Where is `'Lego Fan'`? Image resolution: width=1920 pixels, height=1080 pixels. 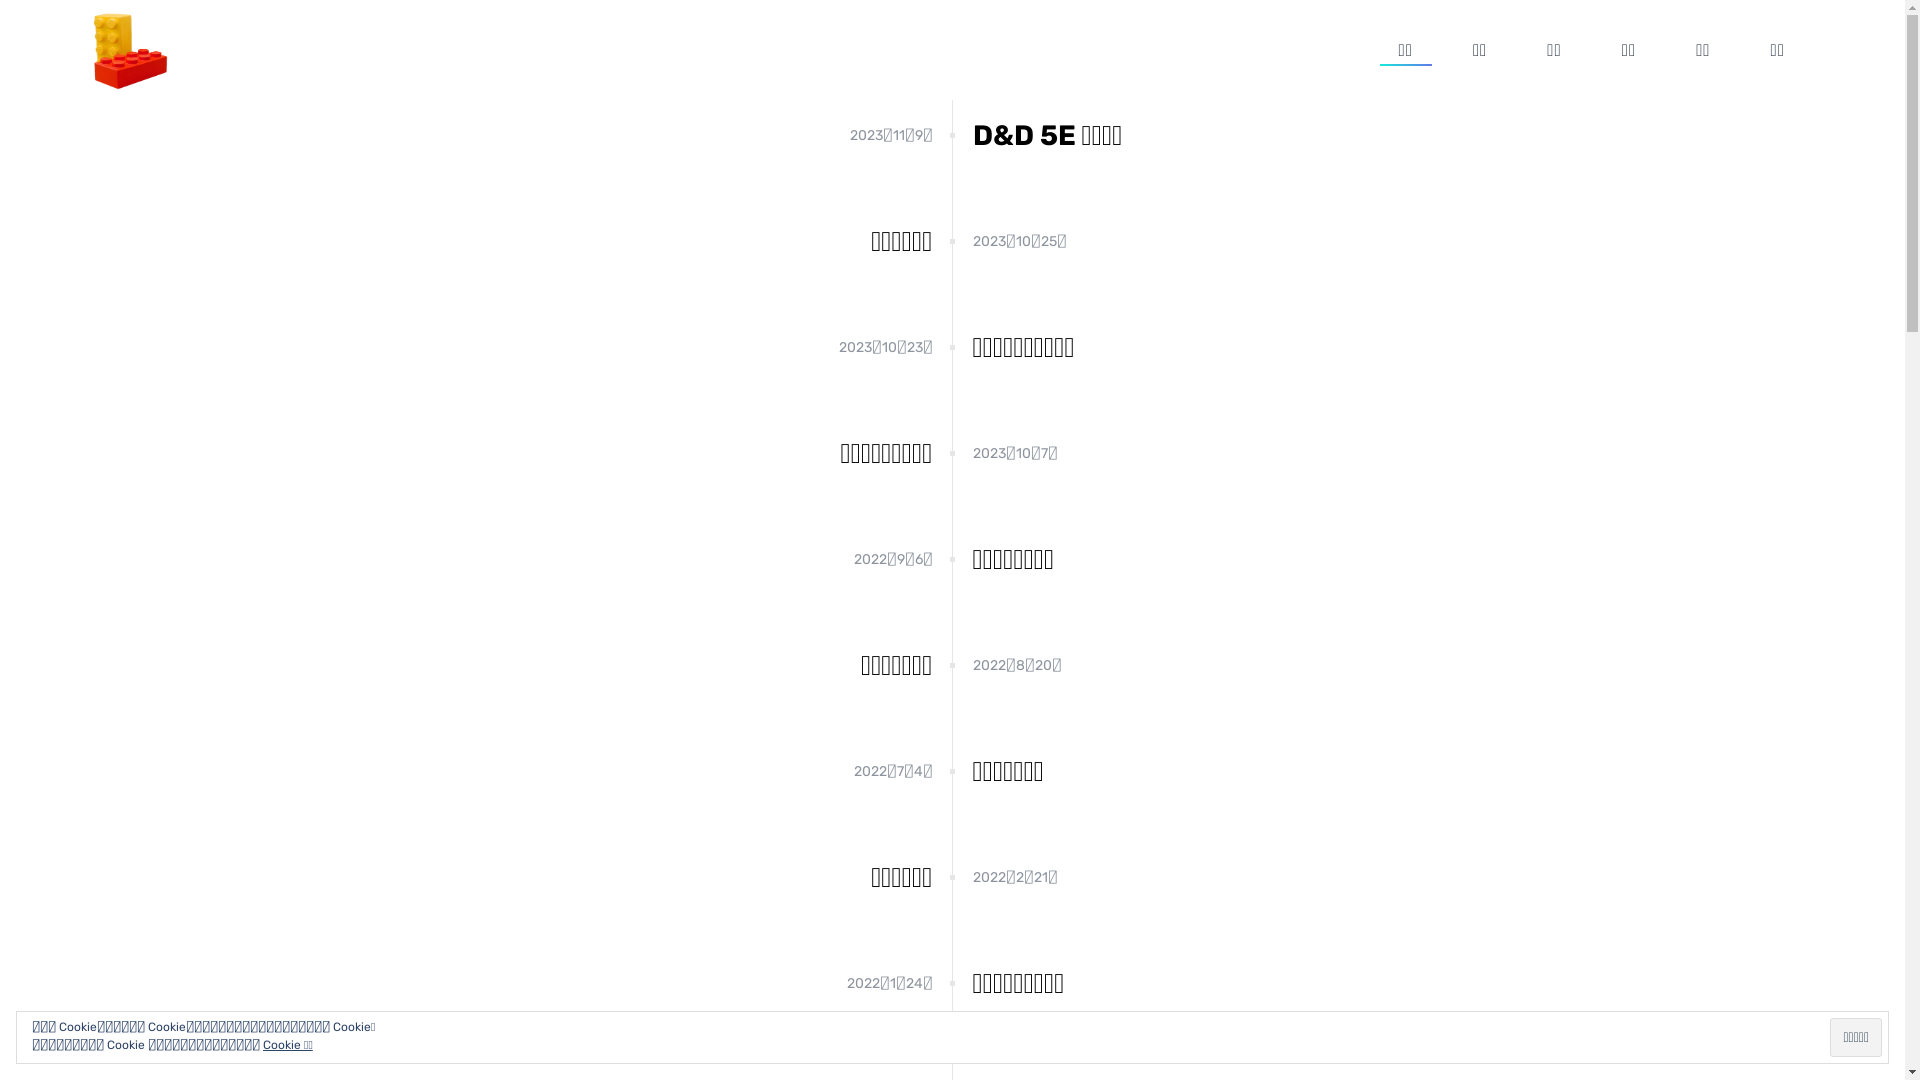
'Lego Fan' is located at coordinates (128, 49).